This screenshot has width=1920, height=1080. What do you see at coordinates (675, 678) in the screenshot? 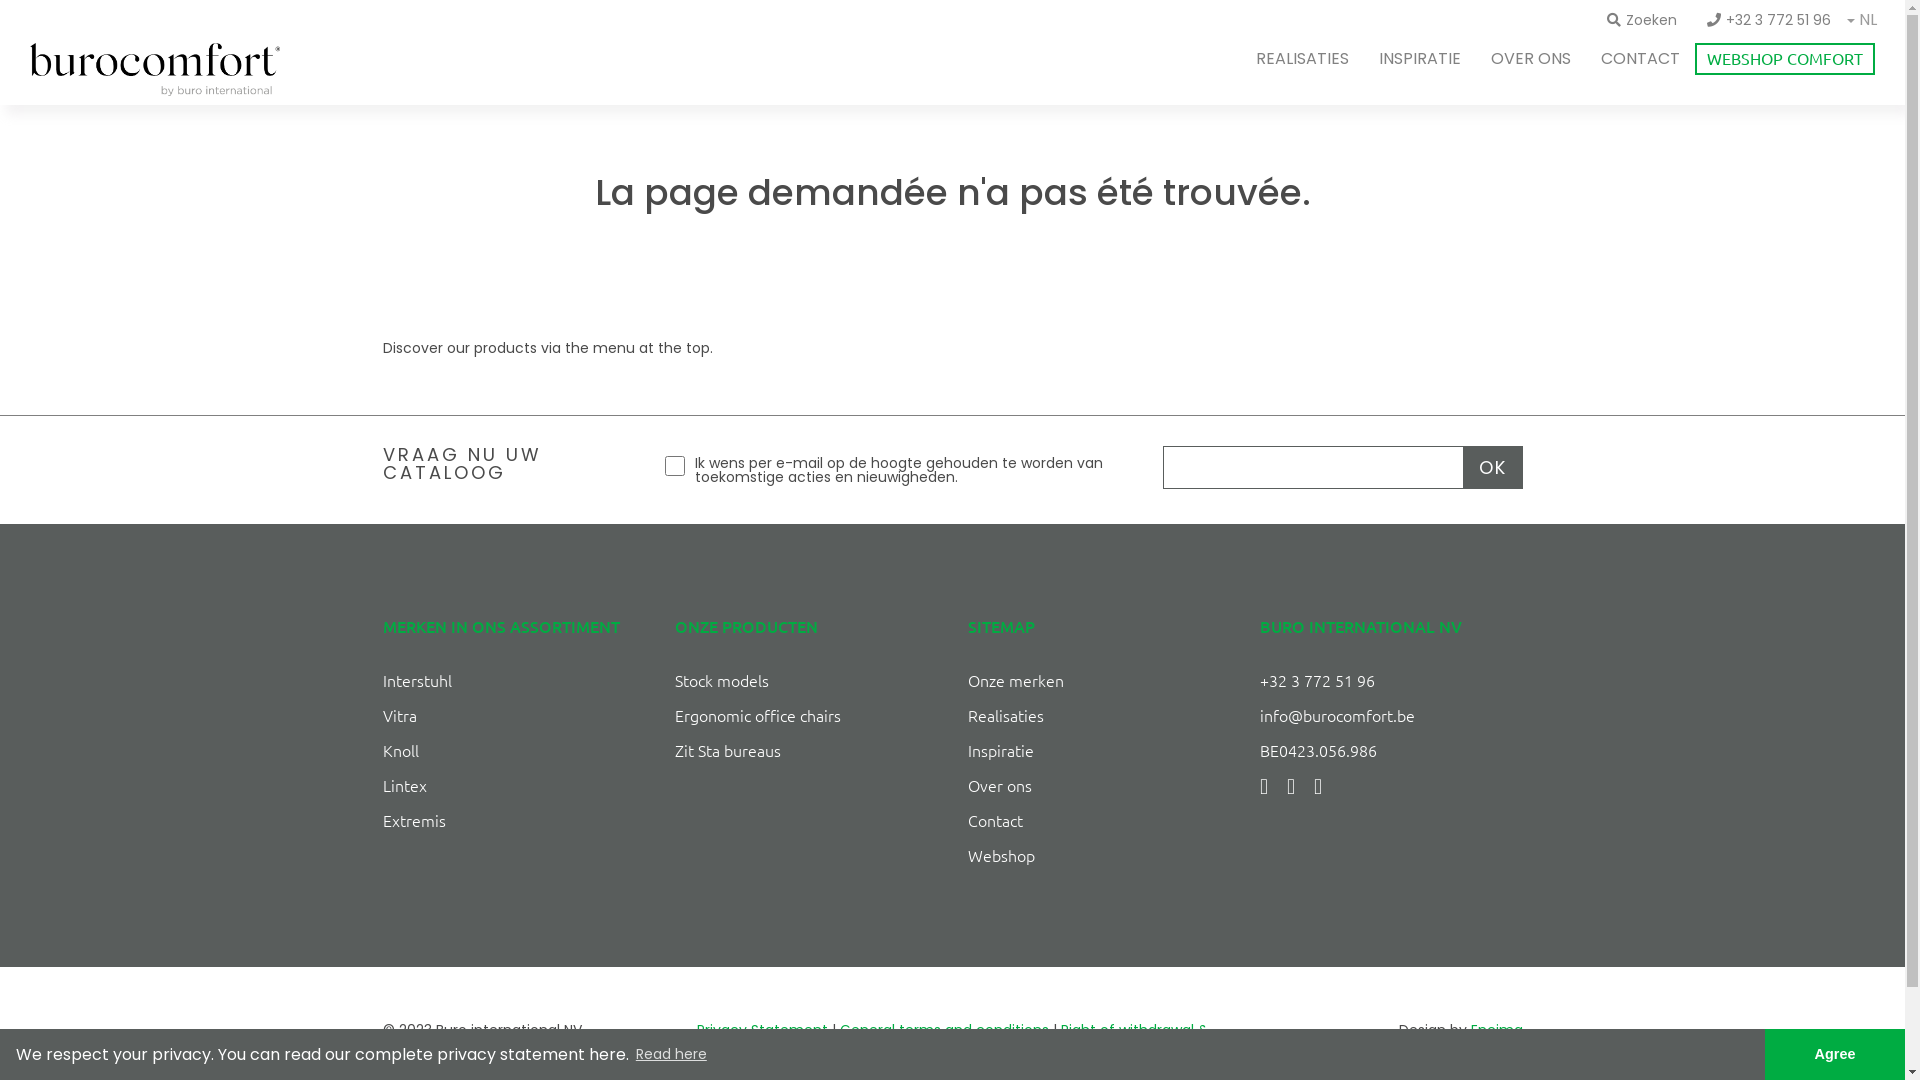
I see `'Stock models'` at bounding box center [675, 678].